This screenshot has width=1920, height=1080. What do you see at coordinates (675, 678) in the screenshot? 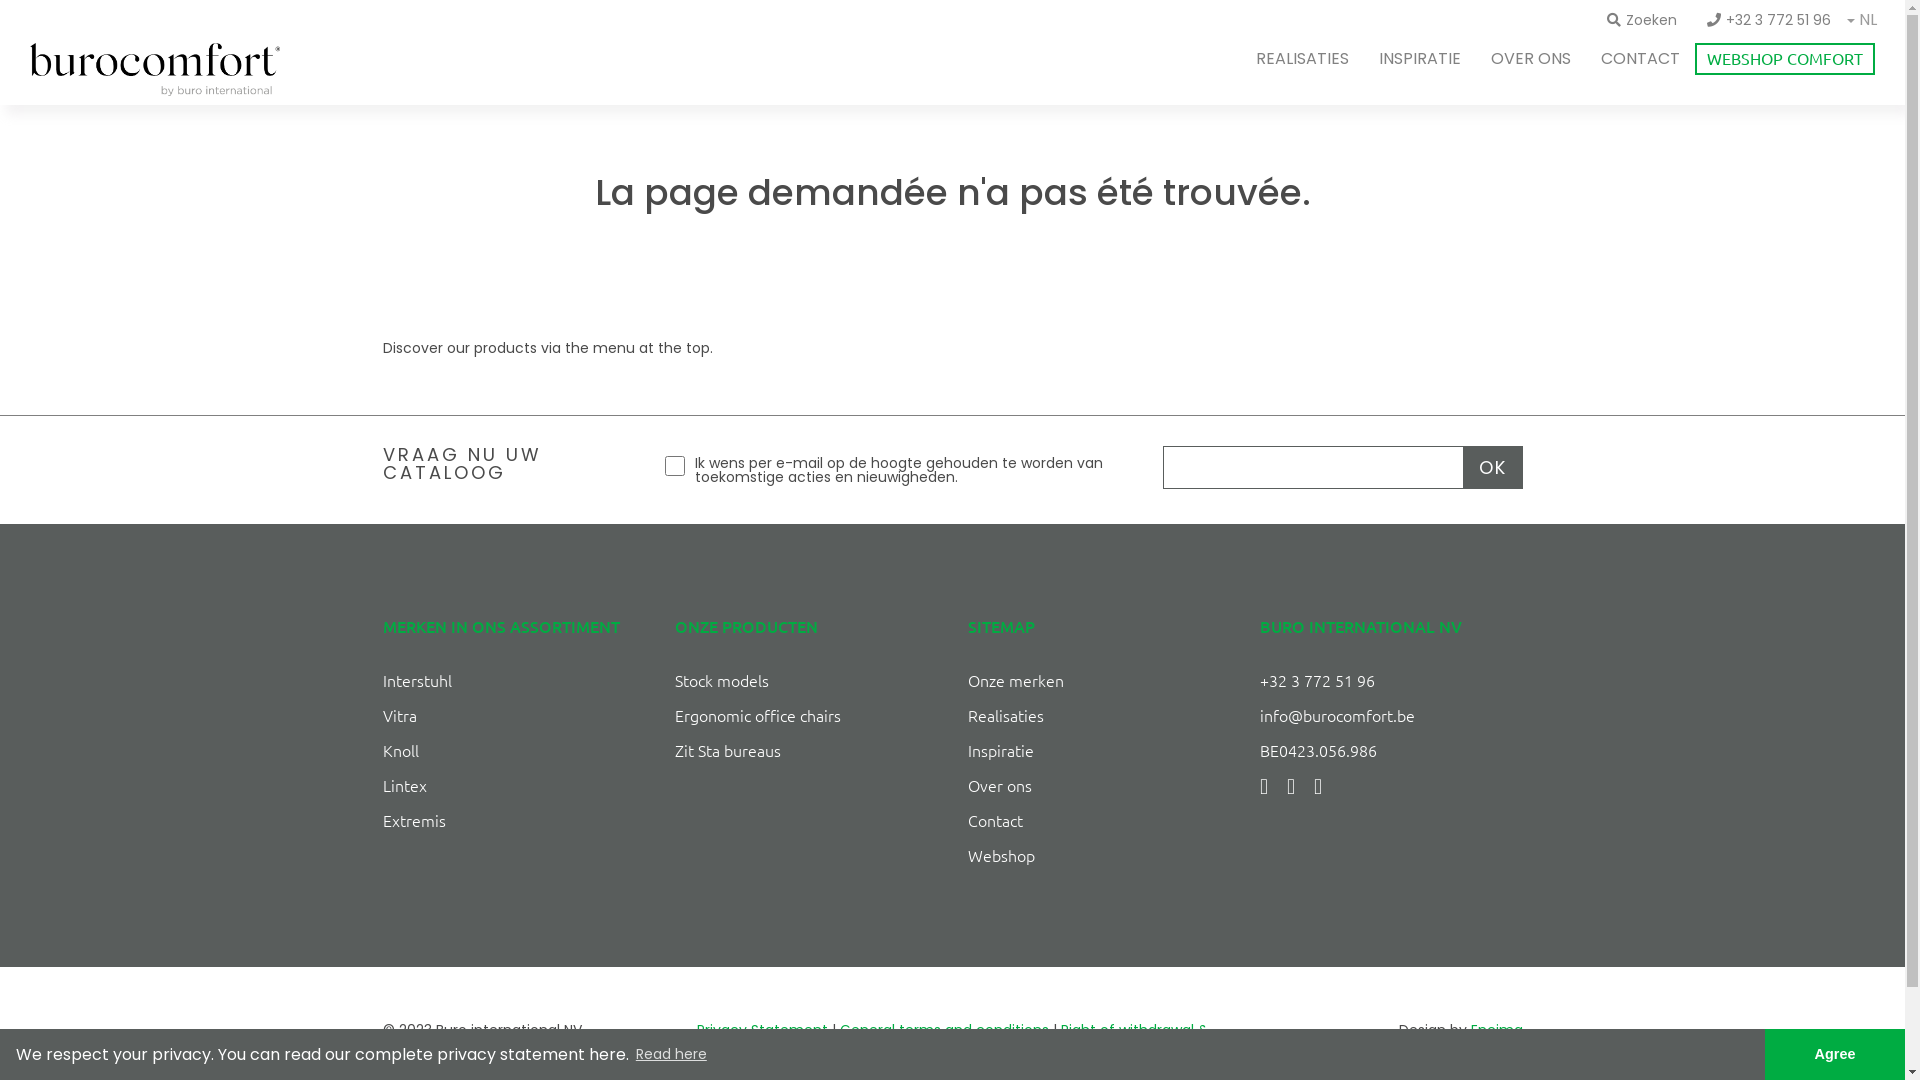
I see `'Stock models'` at bounding box center [675, 678].